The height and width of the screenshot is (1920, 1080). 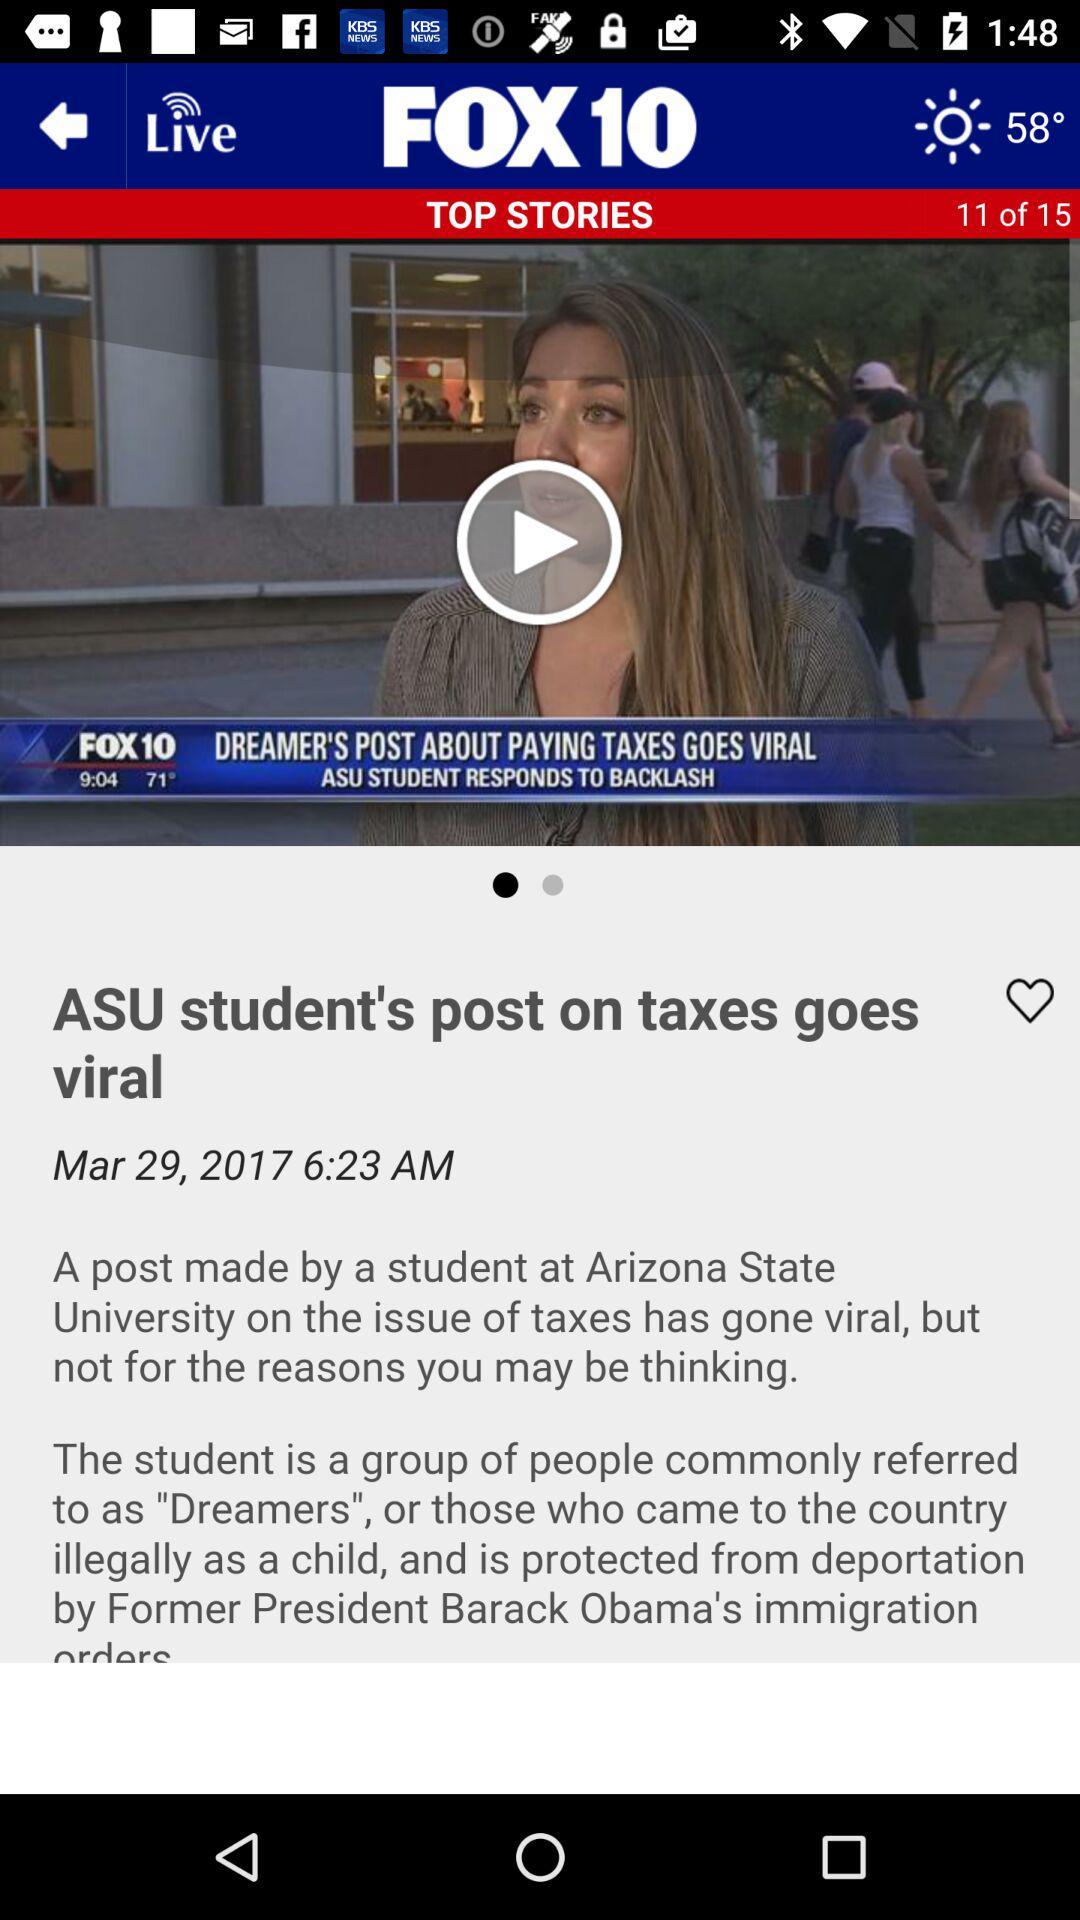 I want to click on open advertisement, so click(x=540, y=1727).